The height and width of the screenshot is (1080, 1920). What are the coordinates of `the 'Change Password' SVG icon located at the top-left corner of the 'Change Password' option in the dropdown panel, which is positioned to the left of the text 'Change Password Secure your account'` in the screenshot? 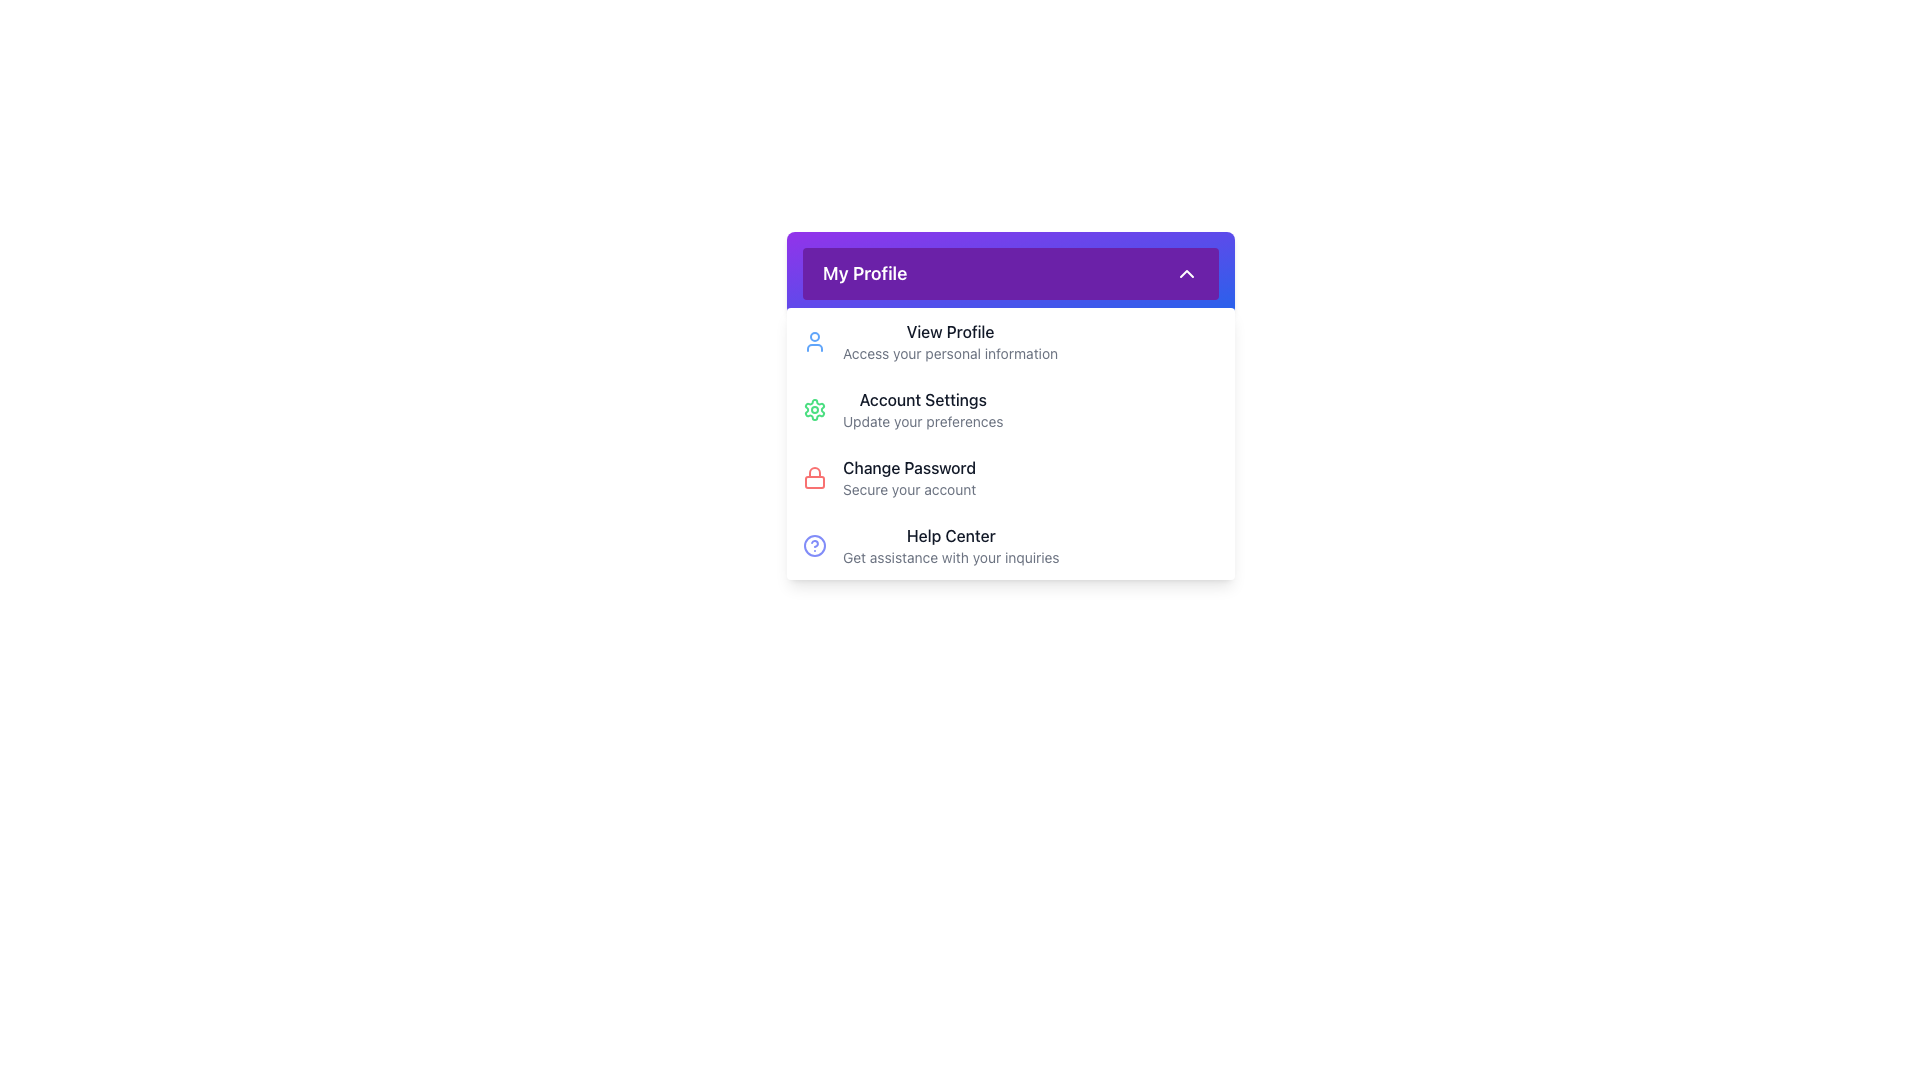 It's located at (815, 478).